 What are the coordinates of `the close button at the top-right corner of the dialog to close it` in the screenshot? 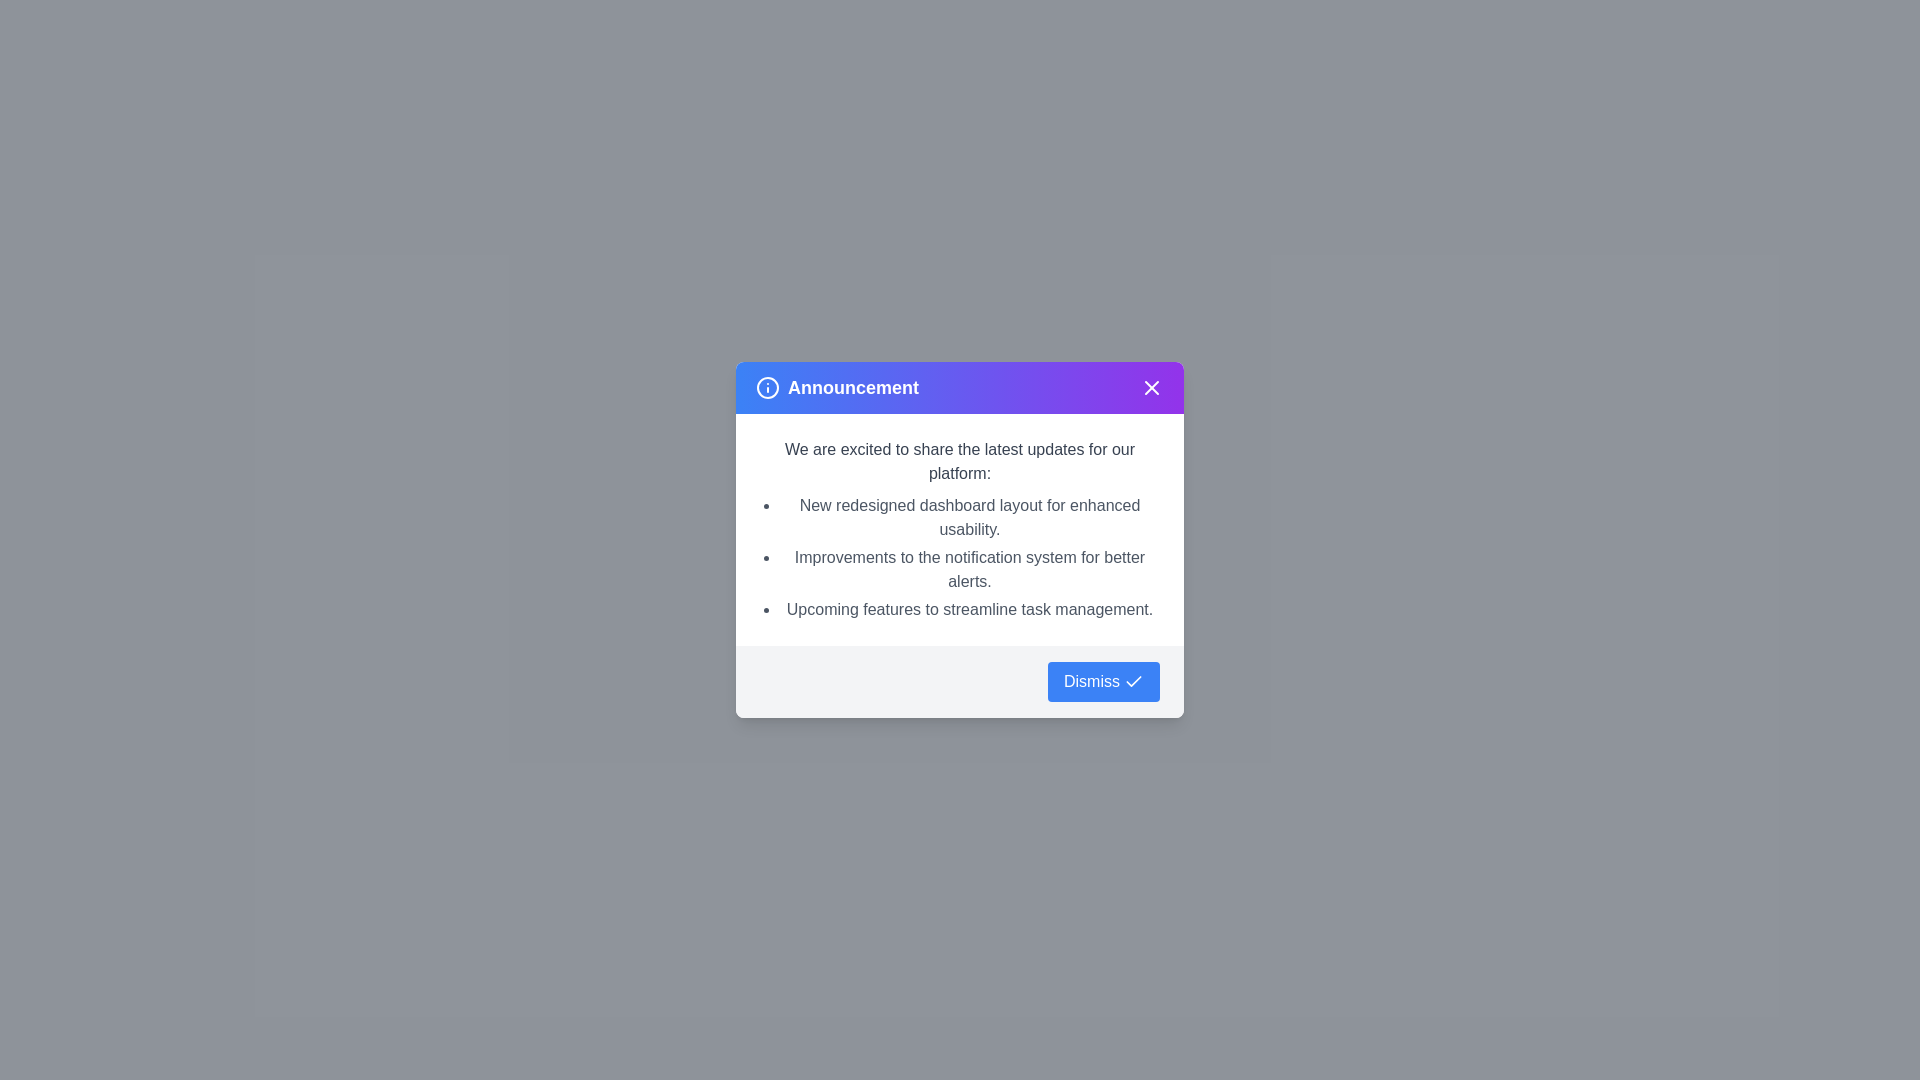 It's located at (1152, 388).